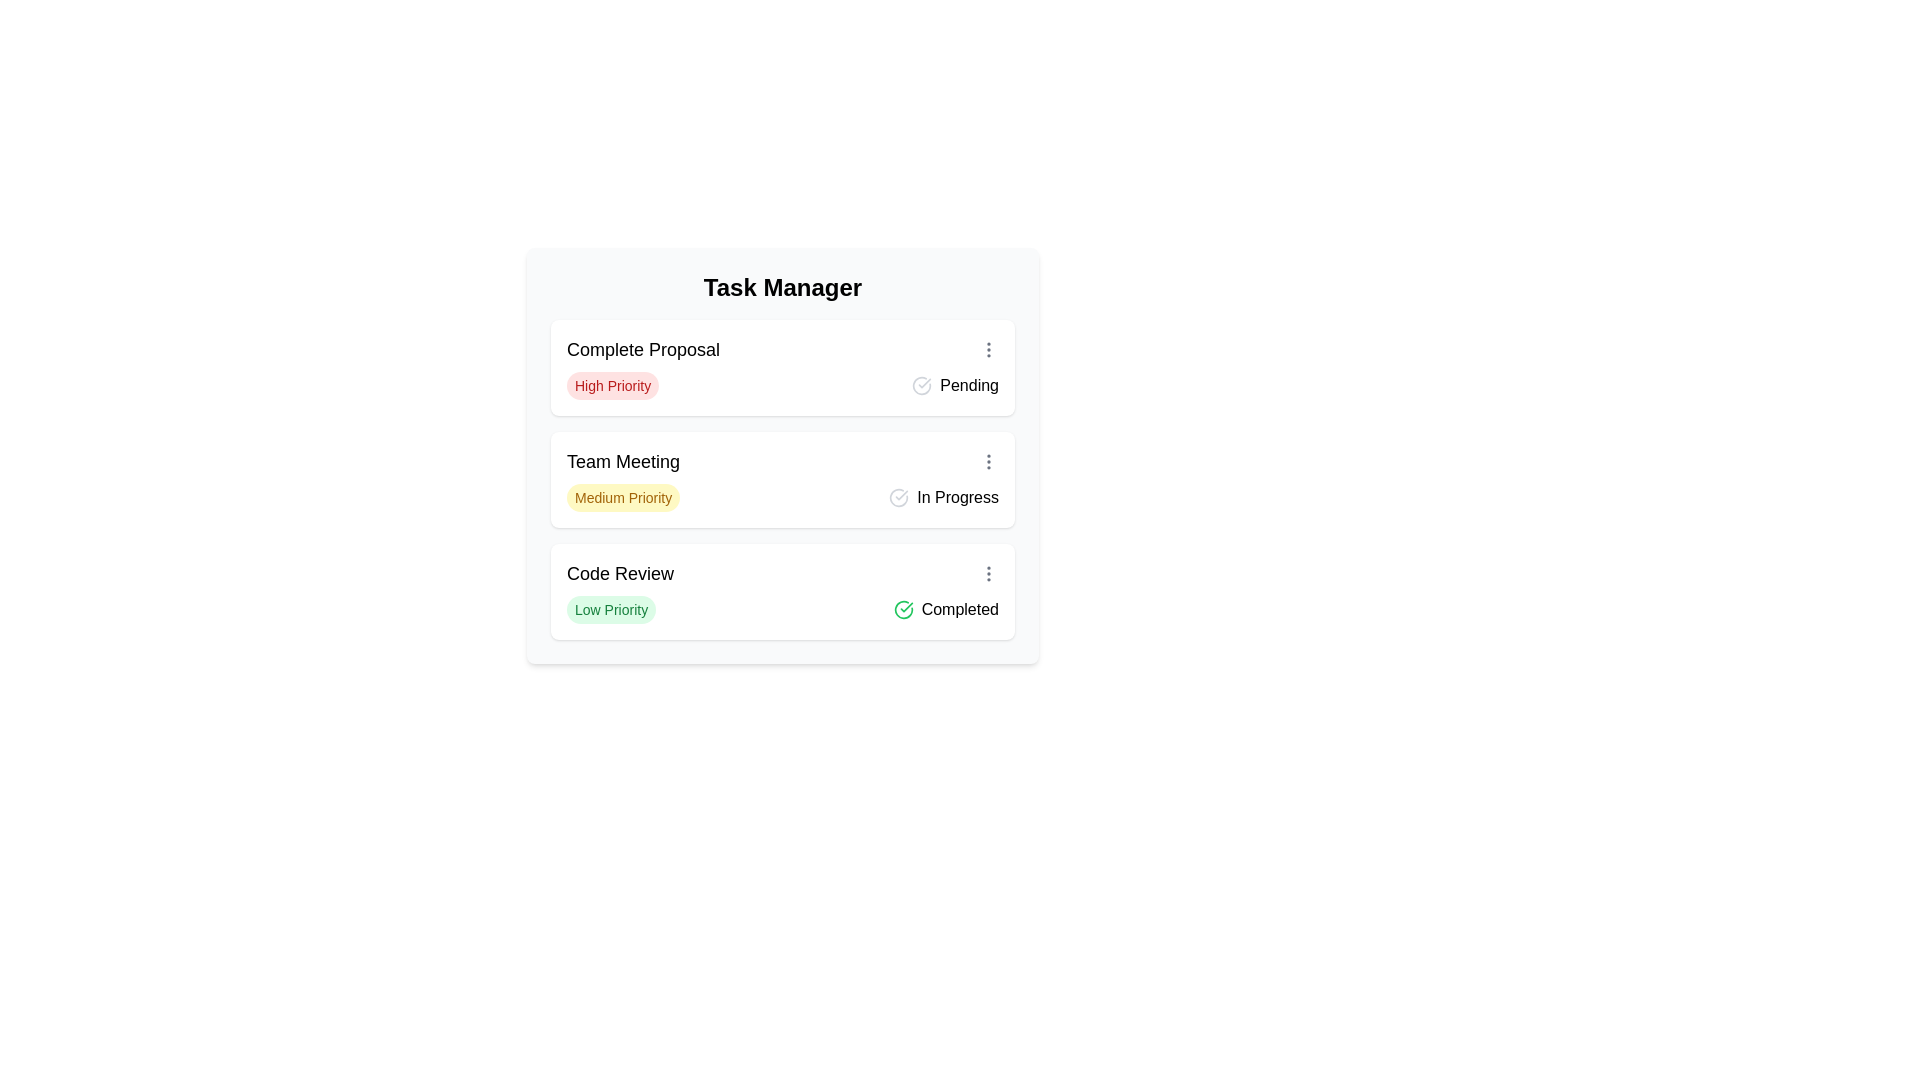 The height and width of the screenshot is (1080, 1920). I want to click on the text label displaying 'Pending' located in the upper-right corner of the task item labeled 'Complete Proposal', adjacent to a circular checkmark icon, so click(969, 385).